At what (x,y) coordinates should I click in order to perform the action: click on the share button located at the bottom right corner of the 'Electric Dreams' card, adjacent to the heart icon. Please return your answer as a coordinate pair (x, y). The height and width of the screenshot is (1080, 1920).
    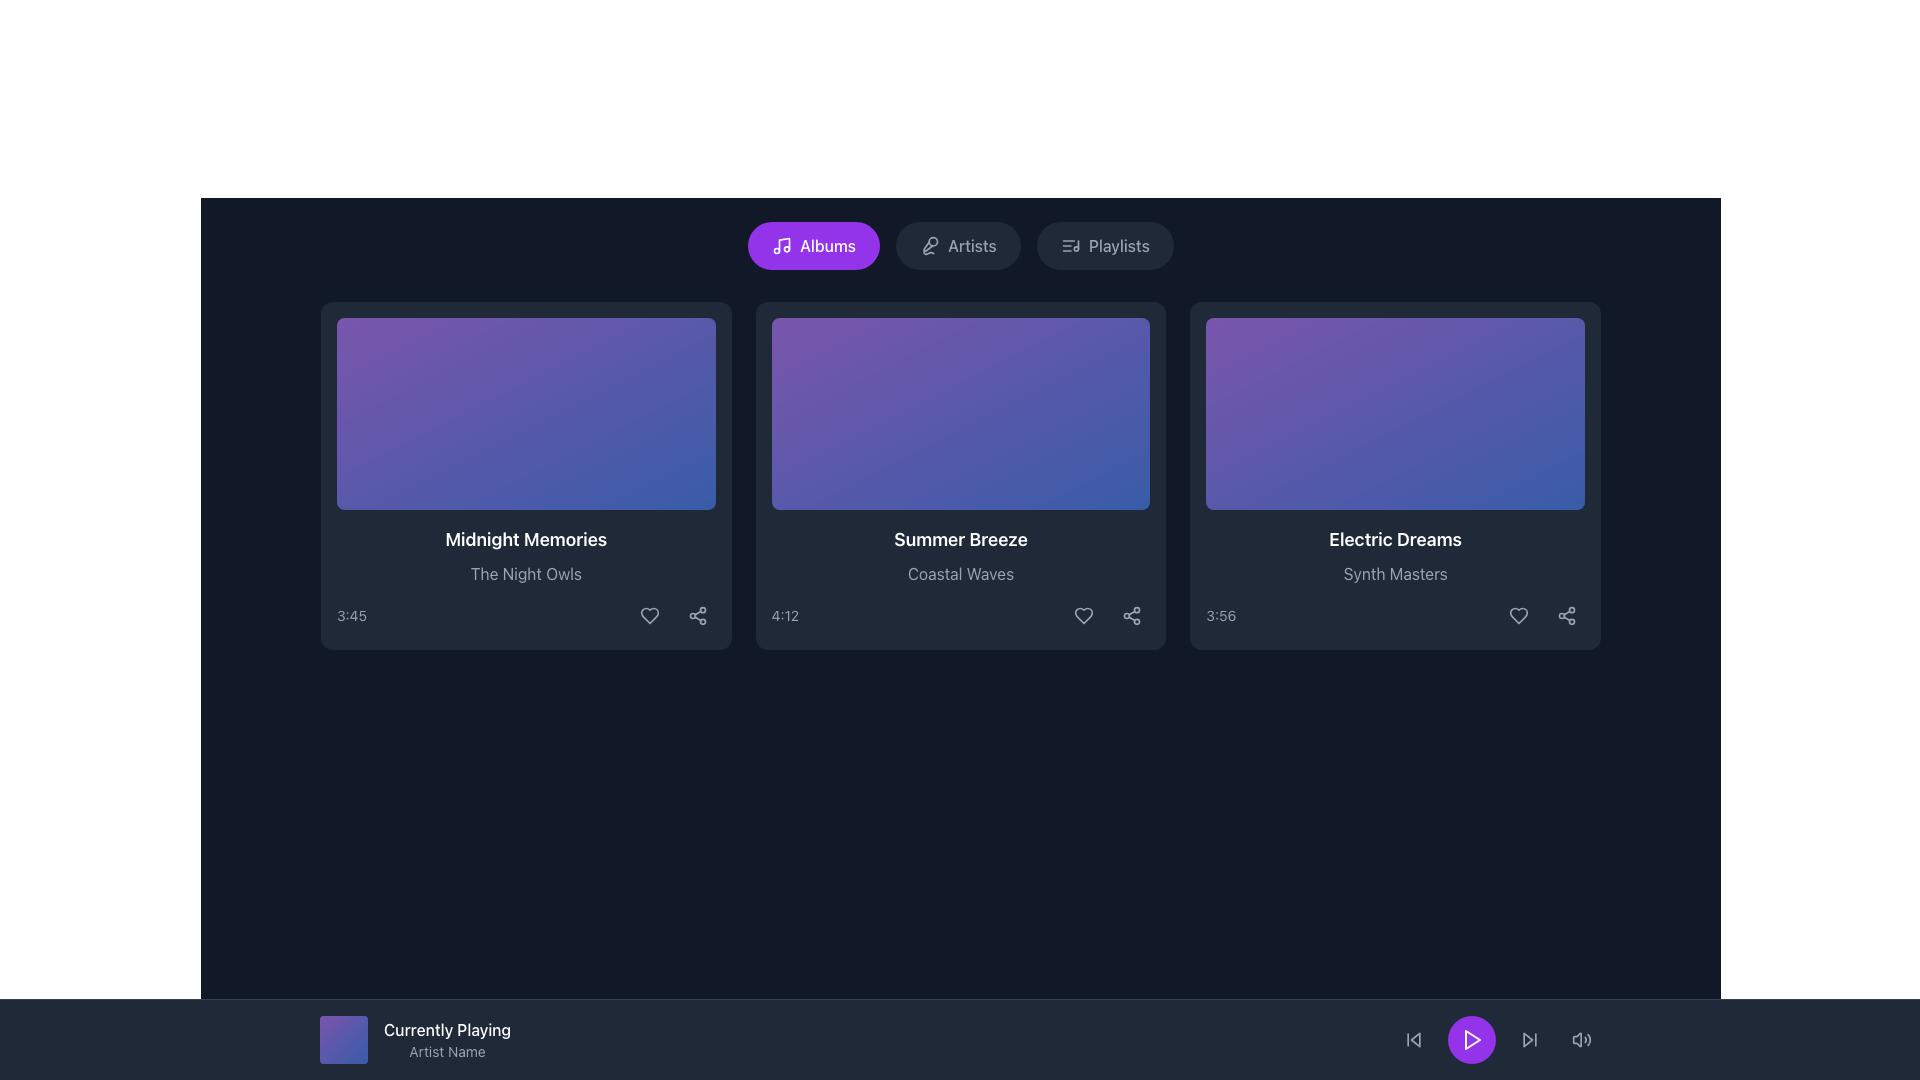
    Looking at the image, I should click on (1565, 615).